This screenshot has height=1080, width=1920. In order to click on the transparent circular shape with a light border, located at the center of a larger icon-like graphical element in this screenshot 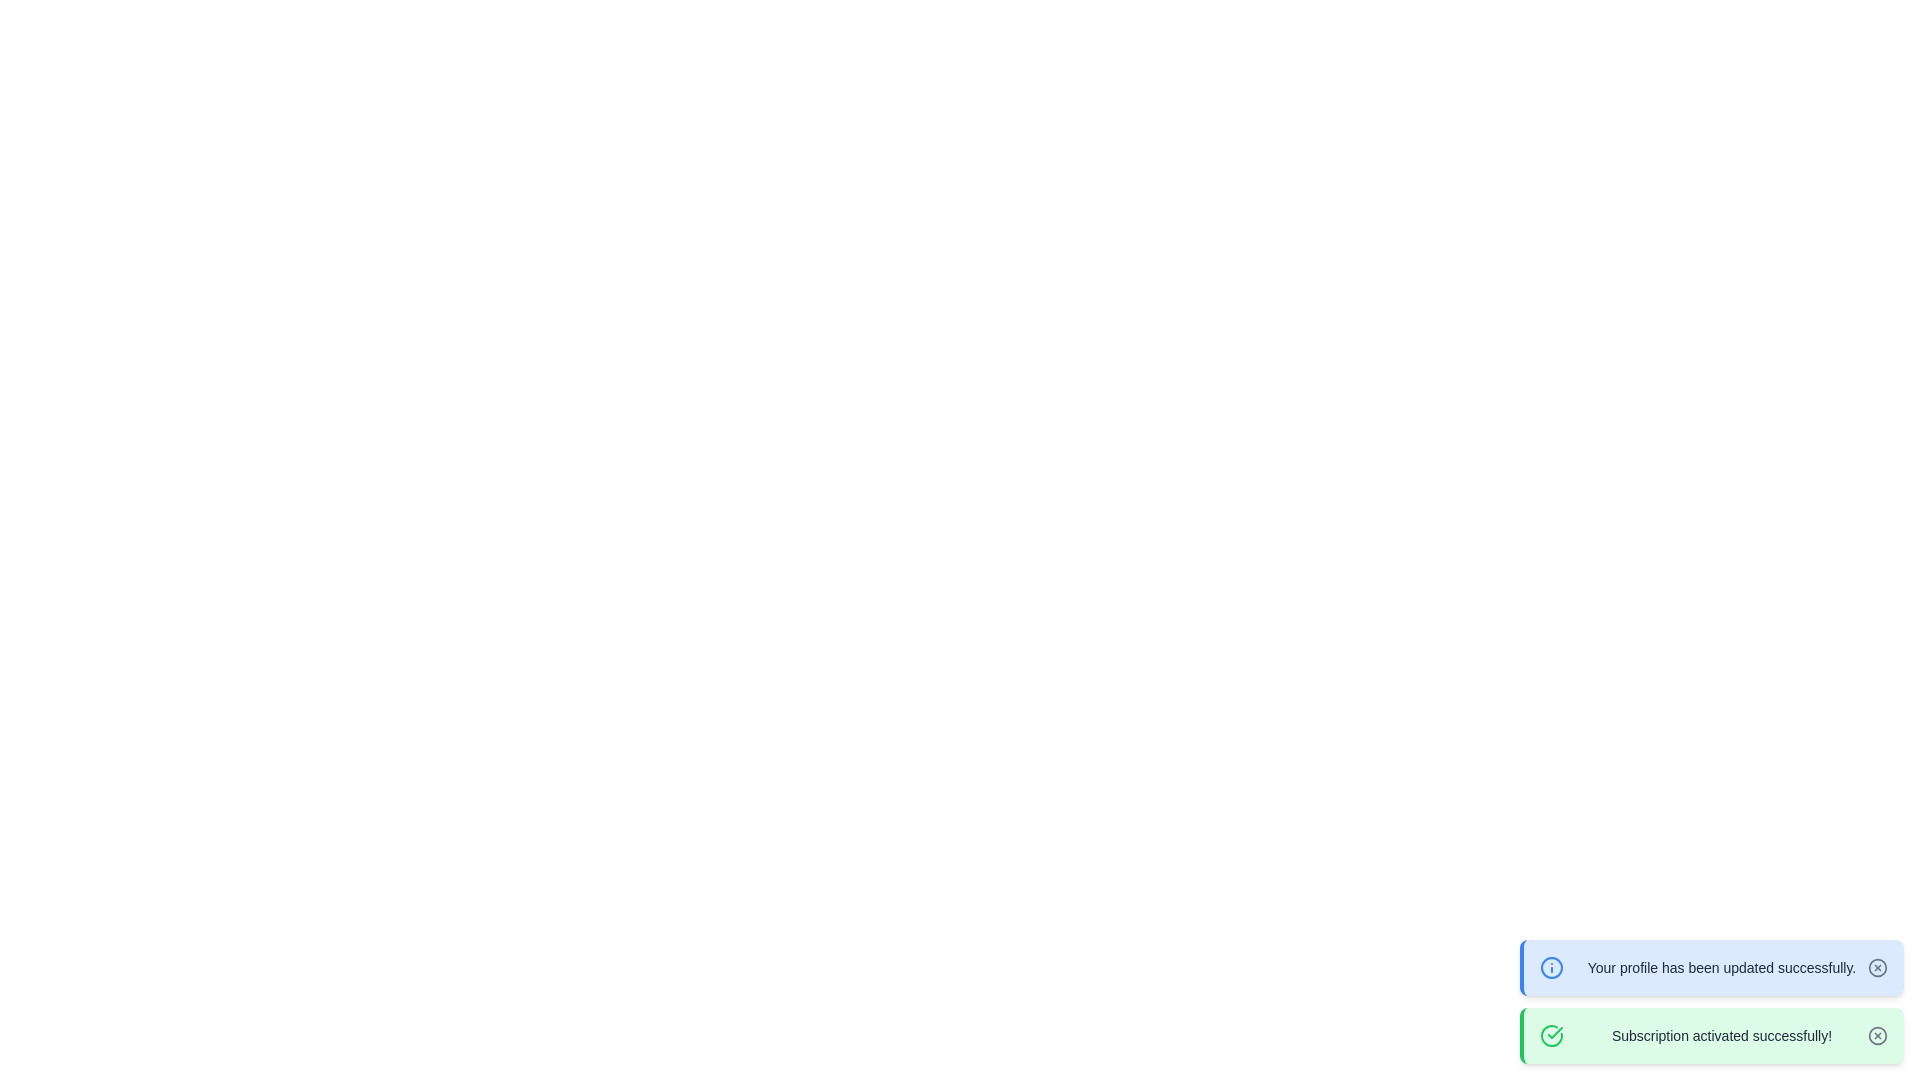, I will do `click(1876, 1035)`.